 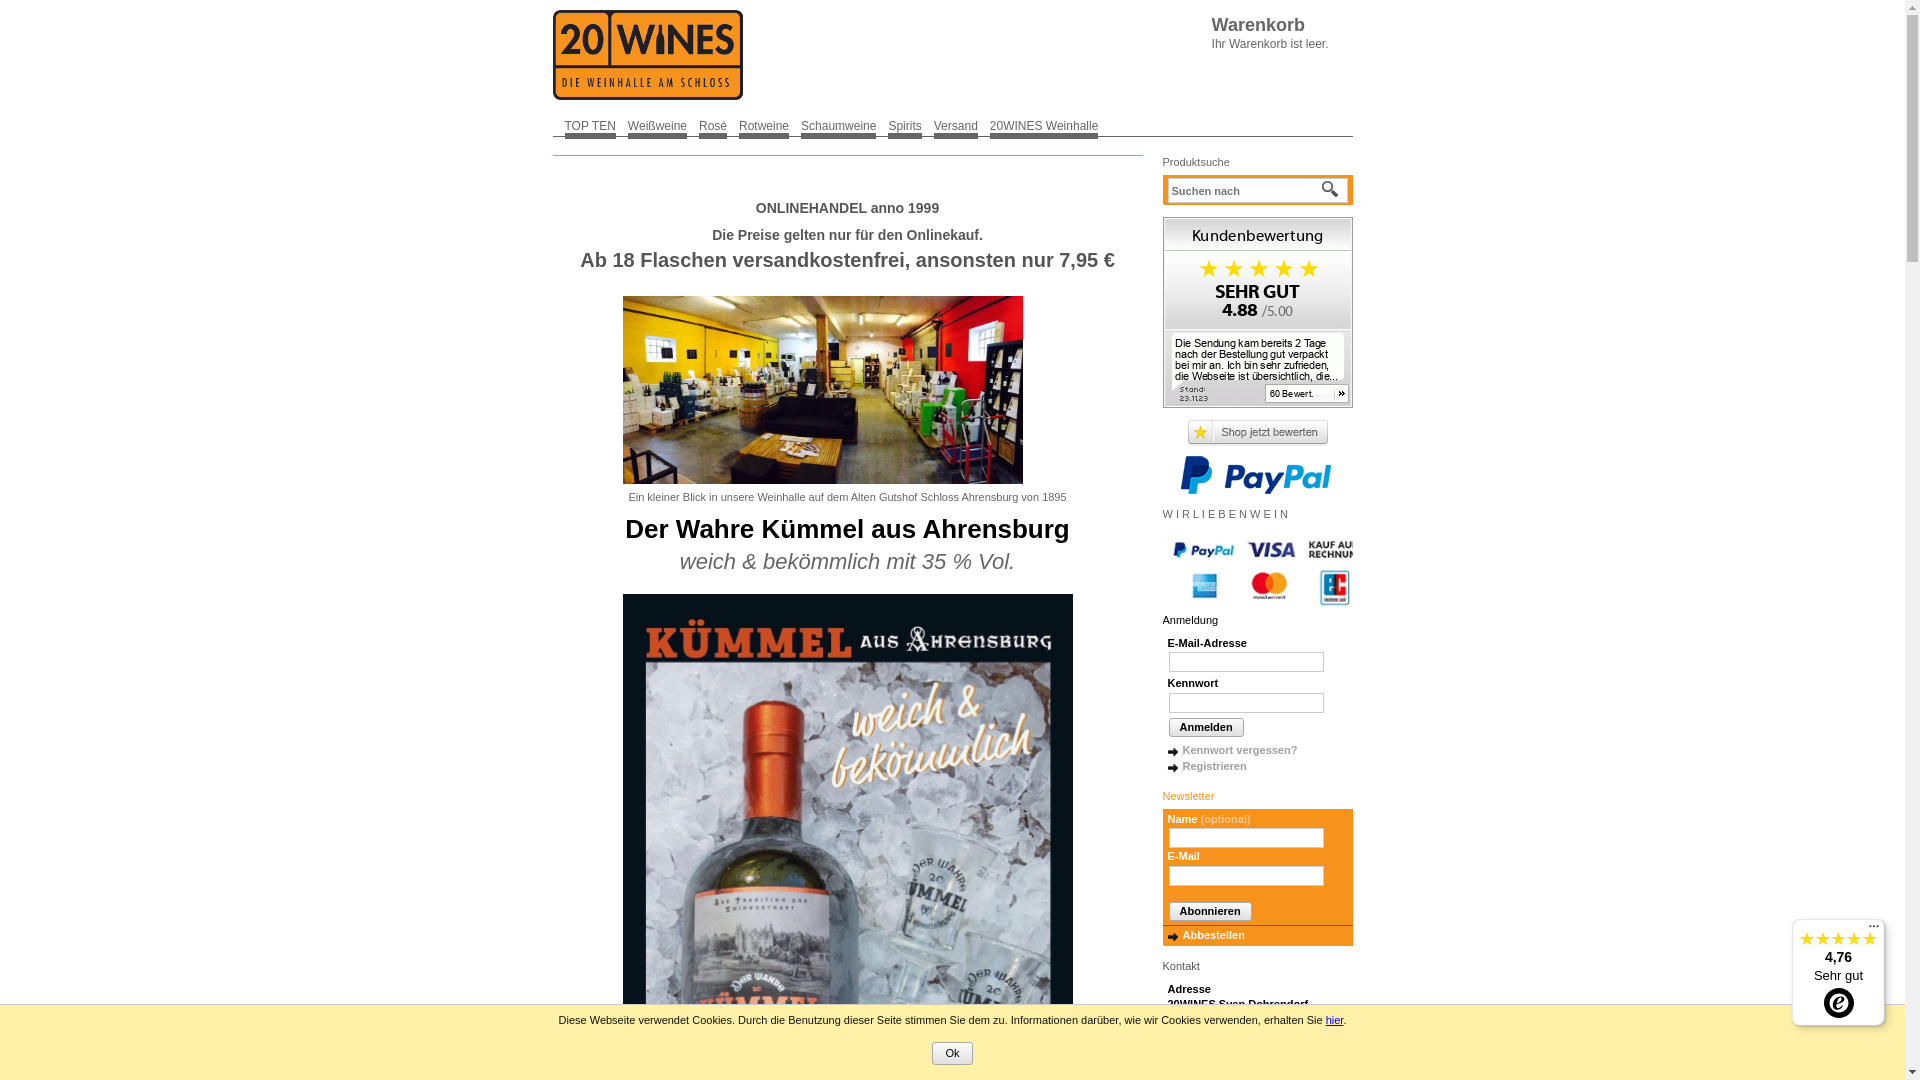 I want to click on 'Versand', so click(x=933, y=124).